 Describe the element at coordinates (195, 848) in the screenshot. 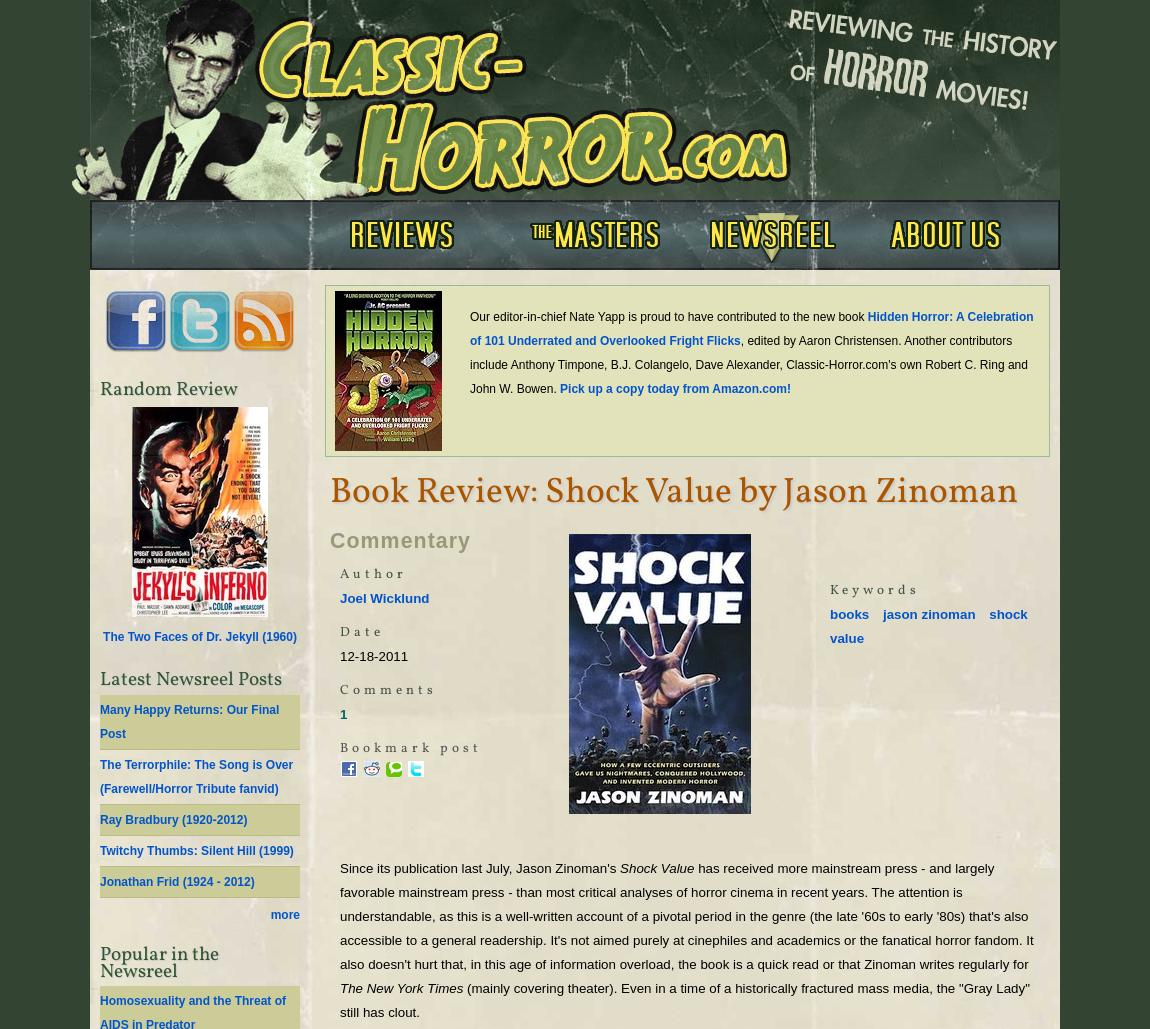

I see `'Twitchy Thumbs: Silent Hill (1999)'` at that location.